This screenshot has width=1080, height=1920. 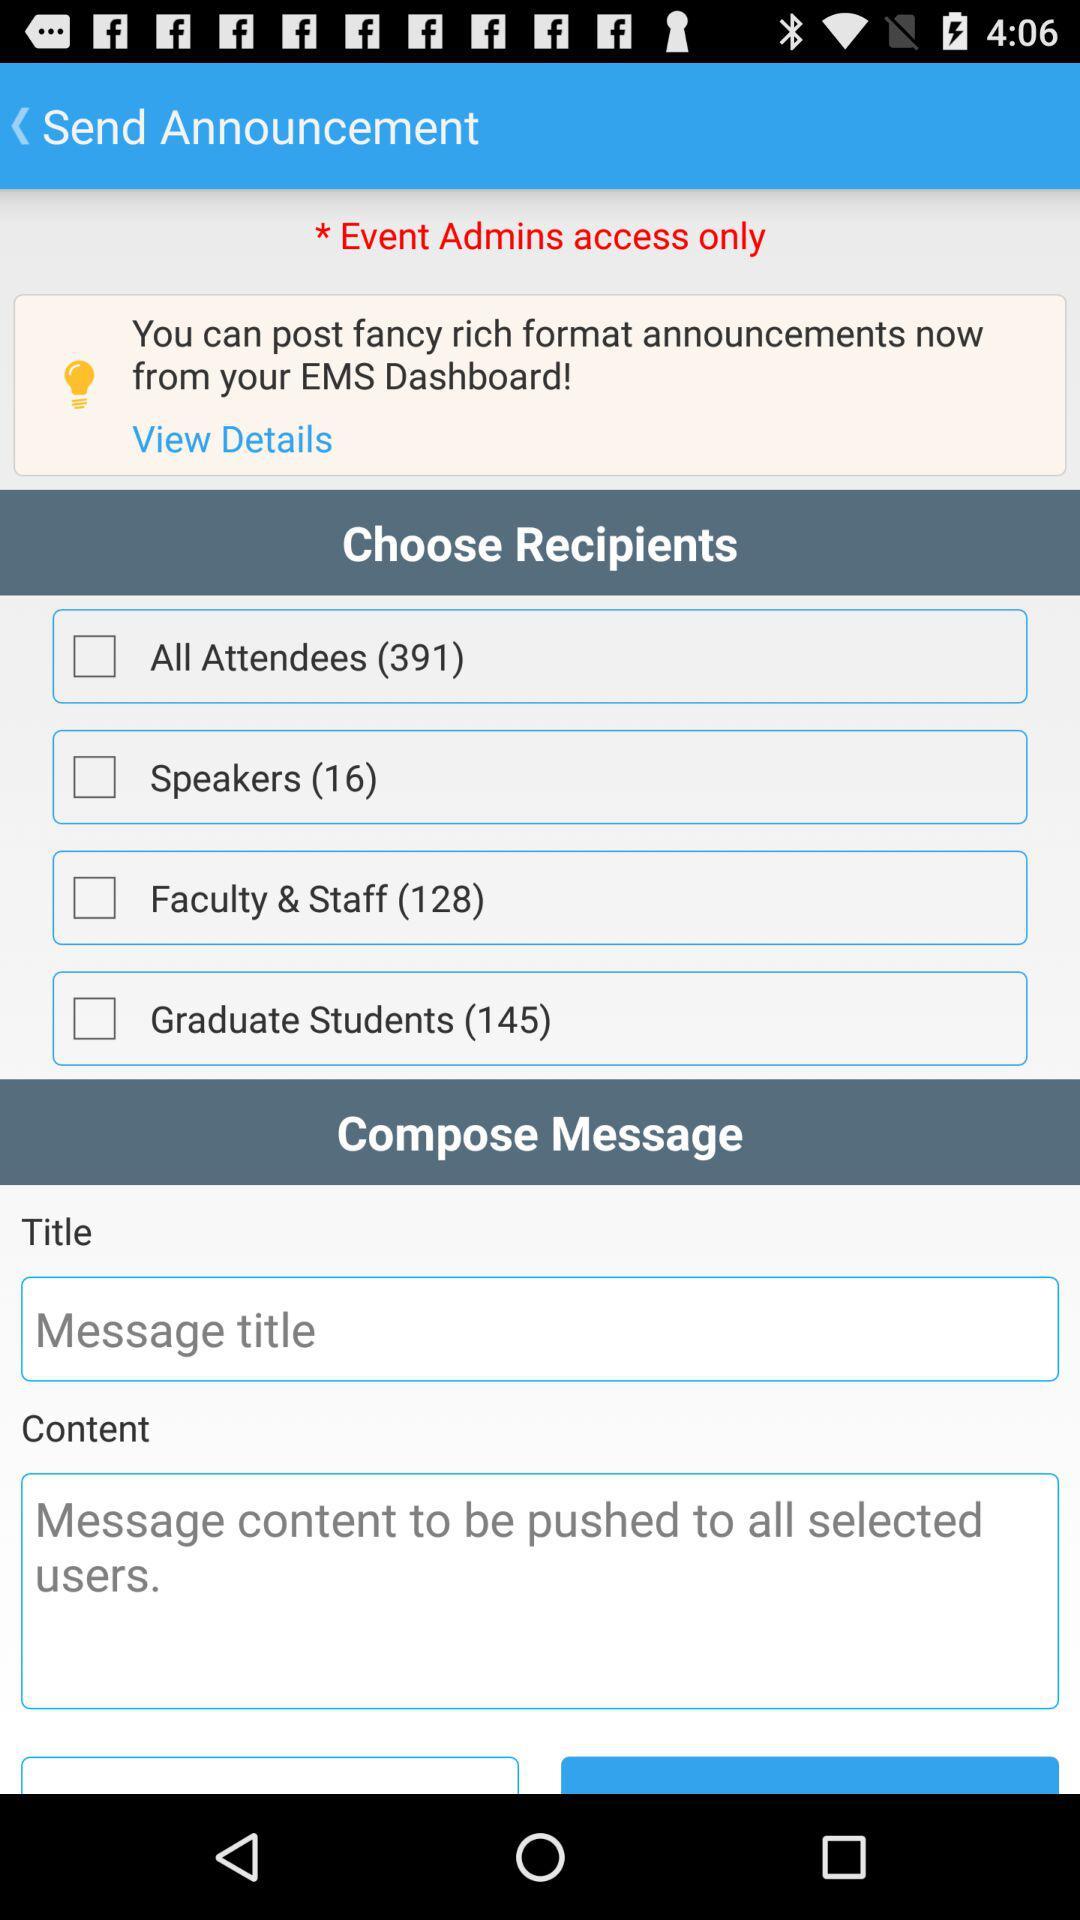 What do you see at coordinates (231, 436) in the screenshot?
I see `app below the you can post app` at bounding box center [231, 436].